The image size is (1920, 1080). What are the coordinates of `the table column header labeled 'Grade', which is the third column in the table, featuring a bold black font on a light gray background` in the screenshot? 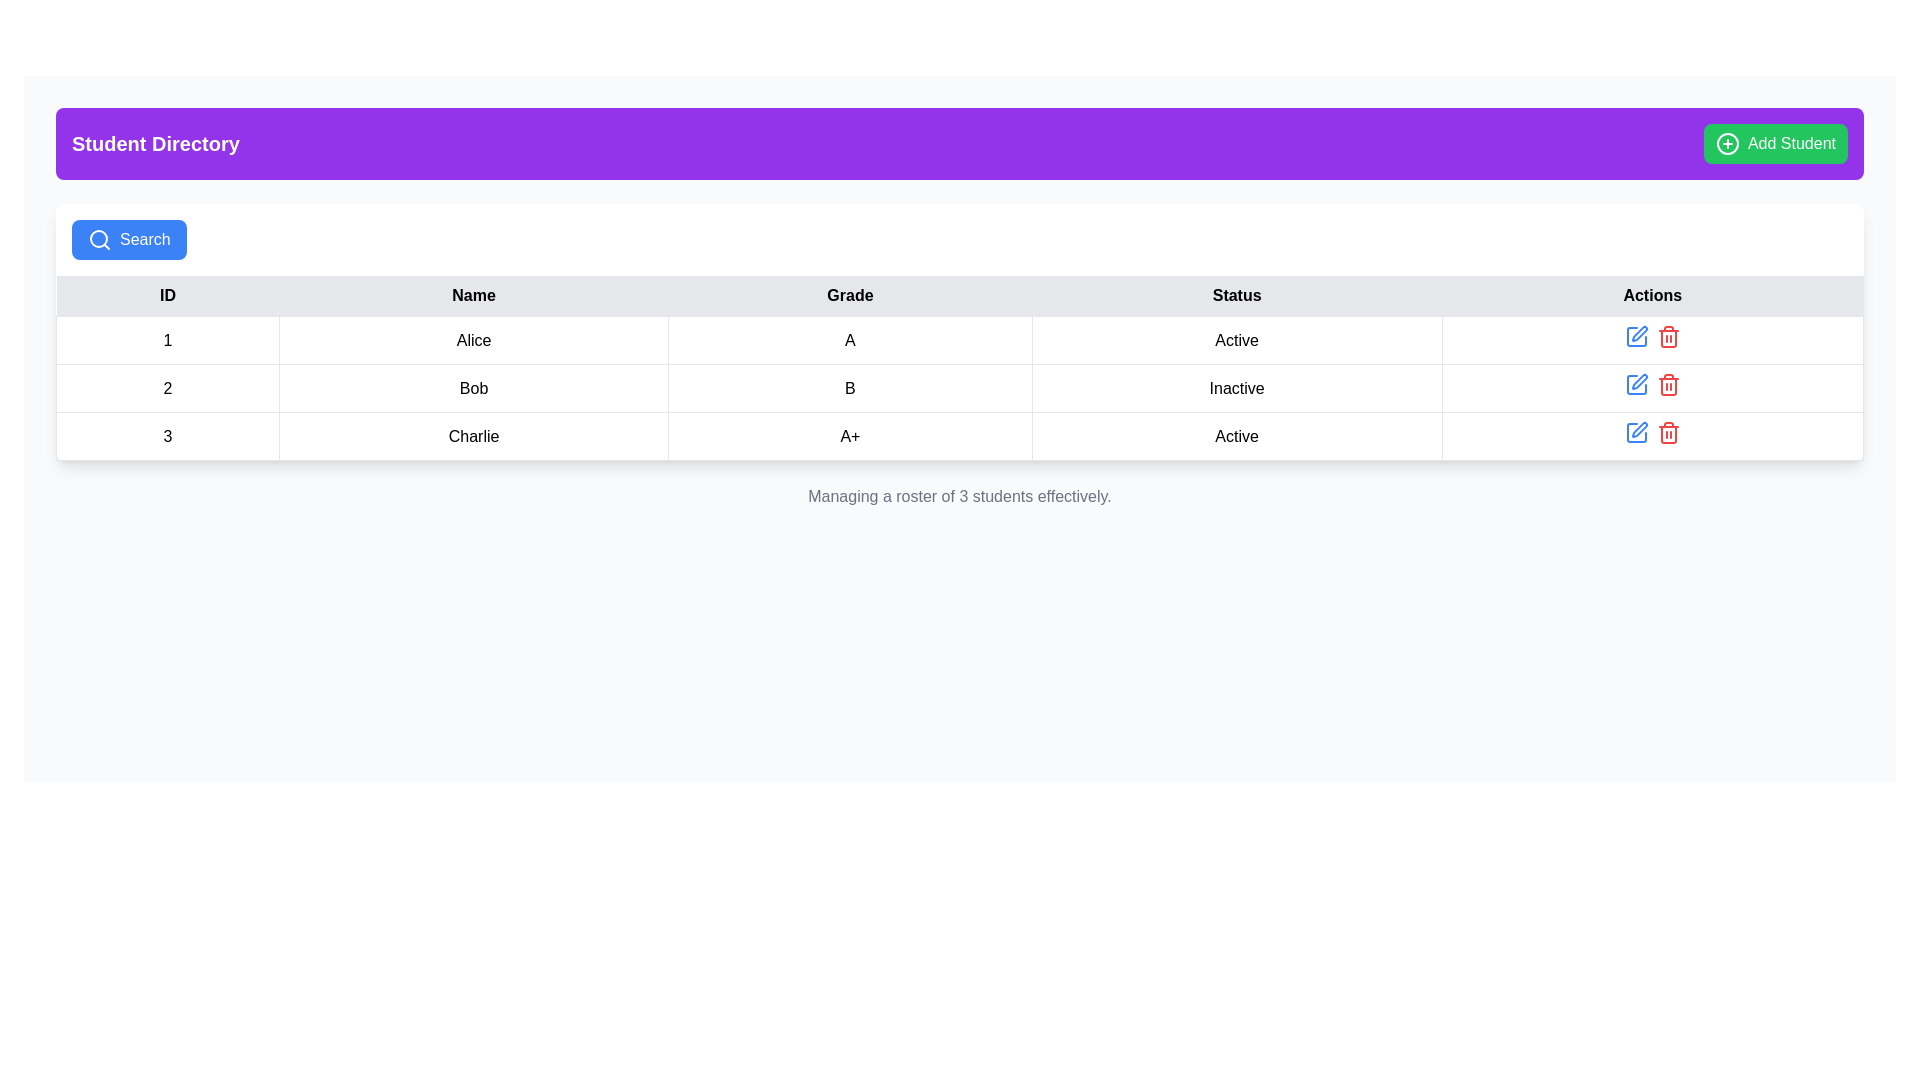 It's located at (850, 296).